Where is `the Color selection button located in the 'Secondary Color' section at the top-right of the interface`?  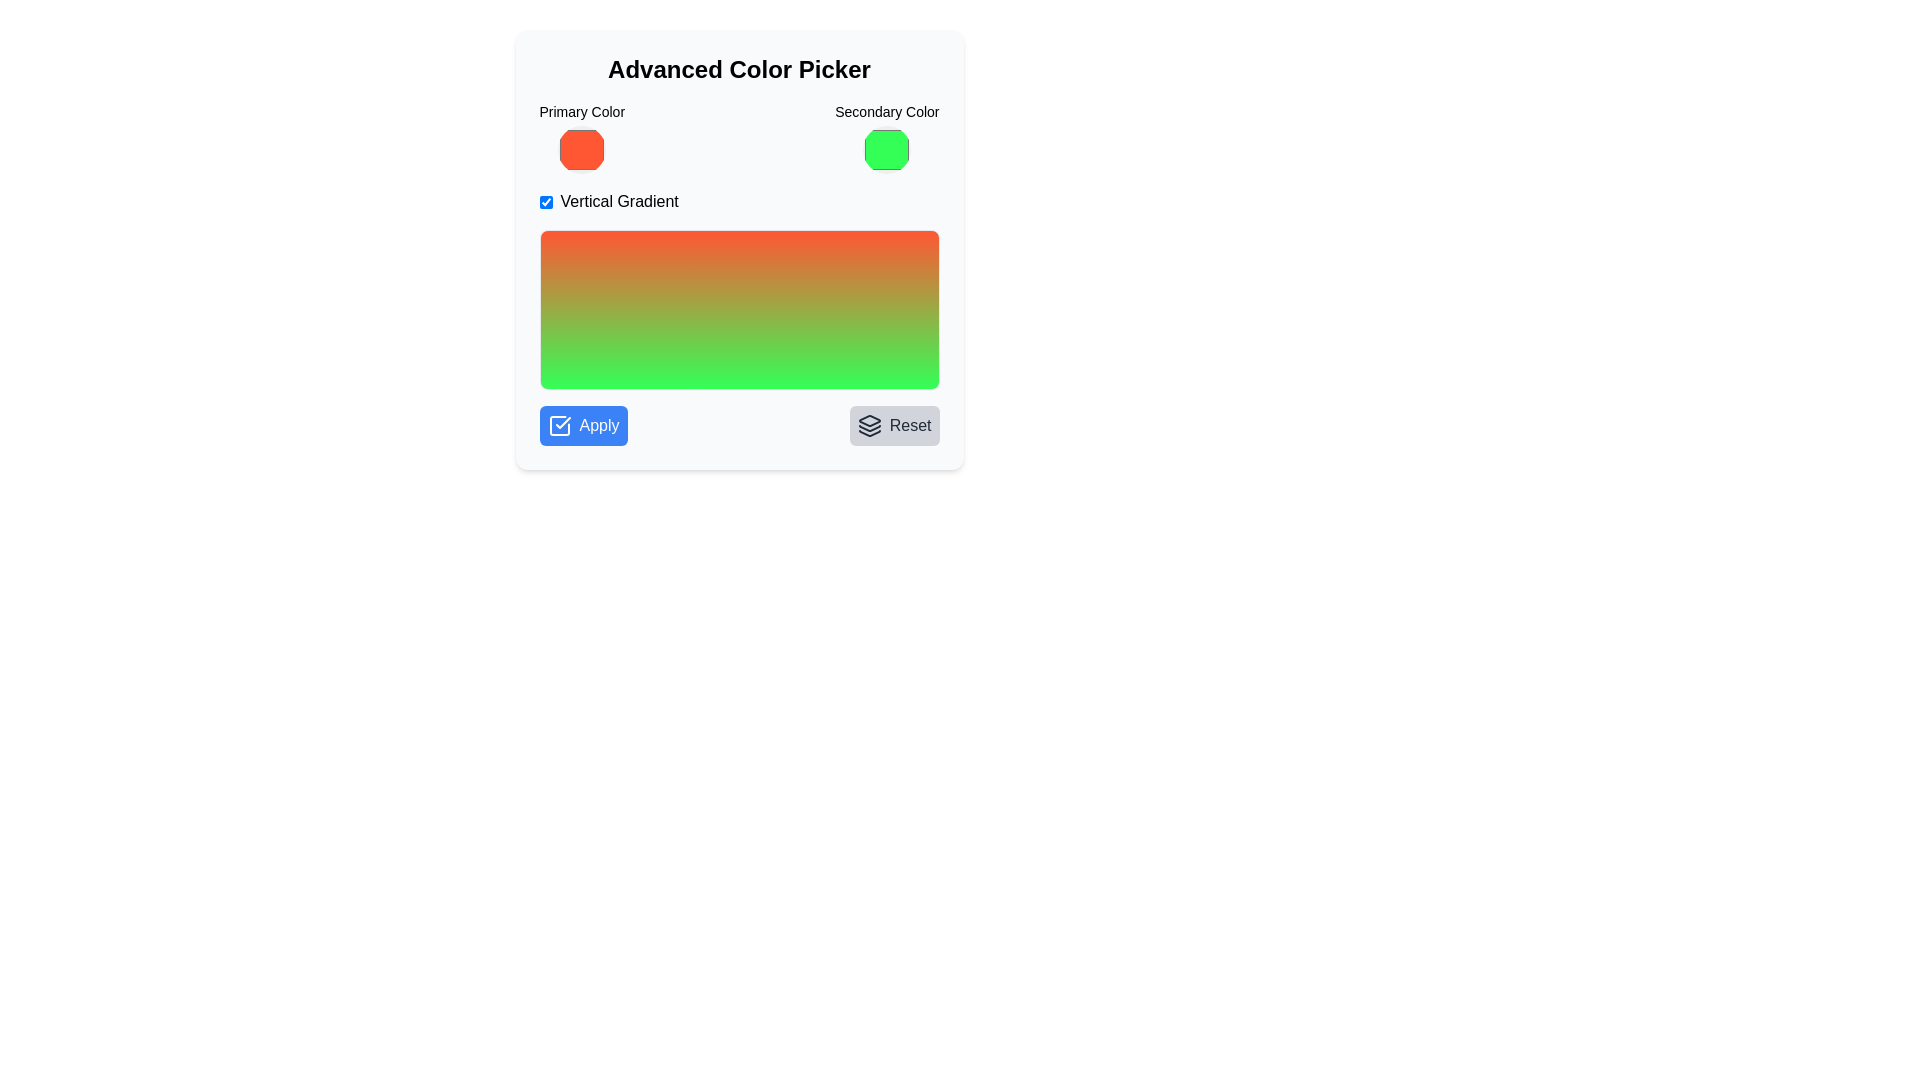
the Color selection button located in the 'Secondary Color' section at the top-right of the interface is located at coordinates (886, 149).